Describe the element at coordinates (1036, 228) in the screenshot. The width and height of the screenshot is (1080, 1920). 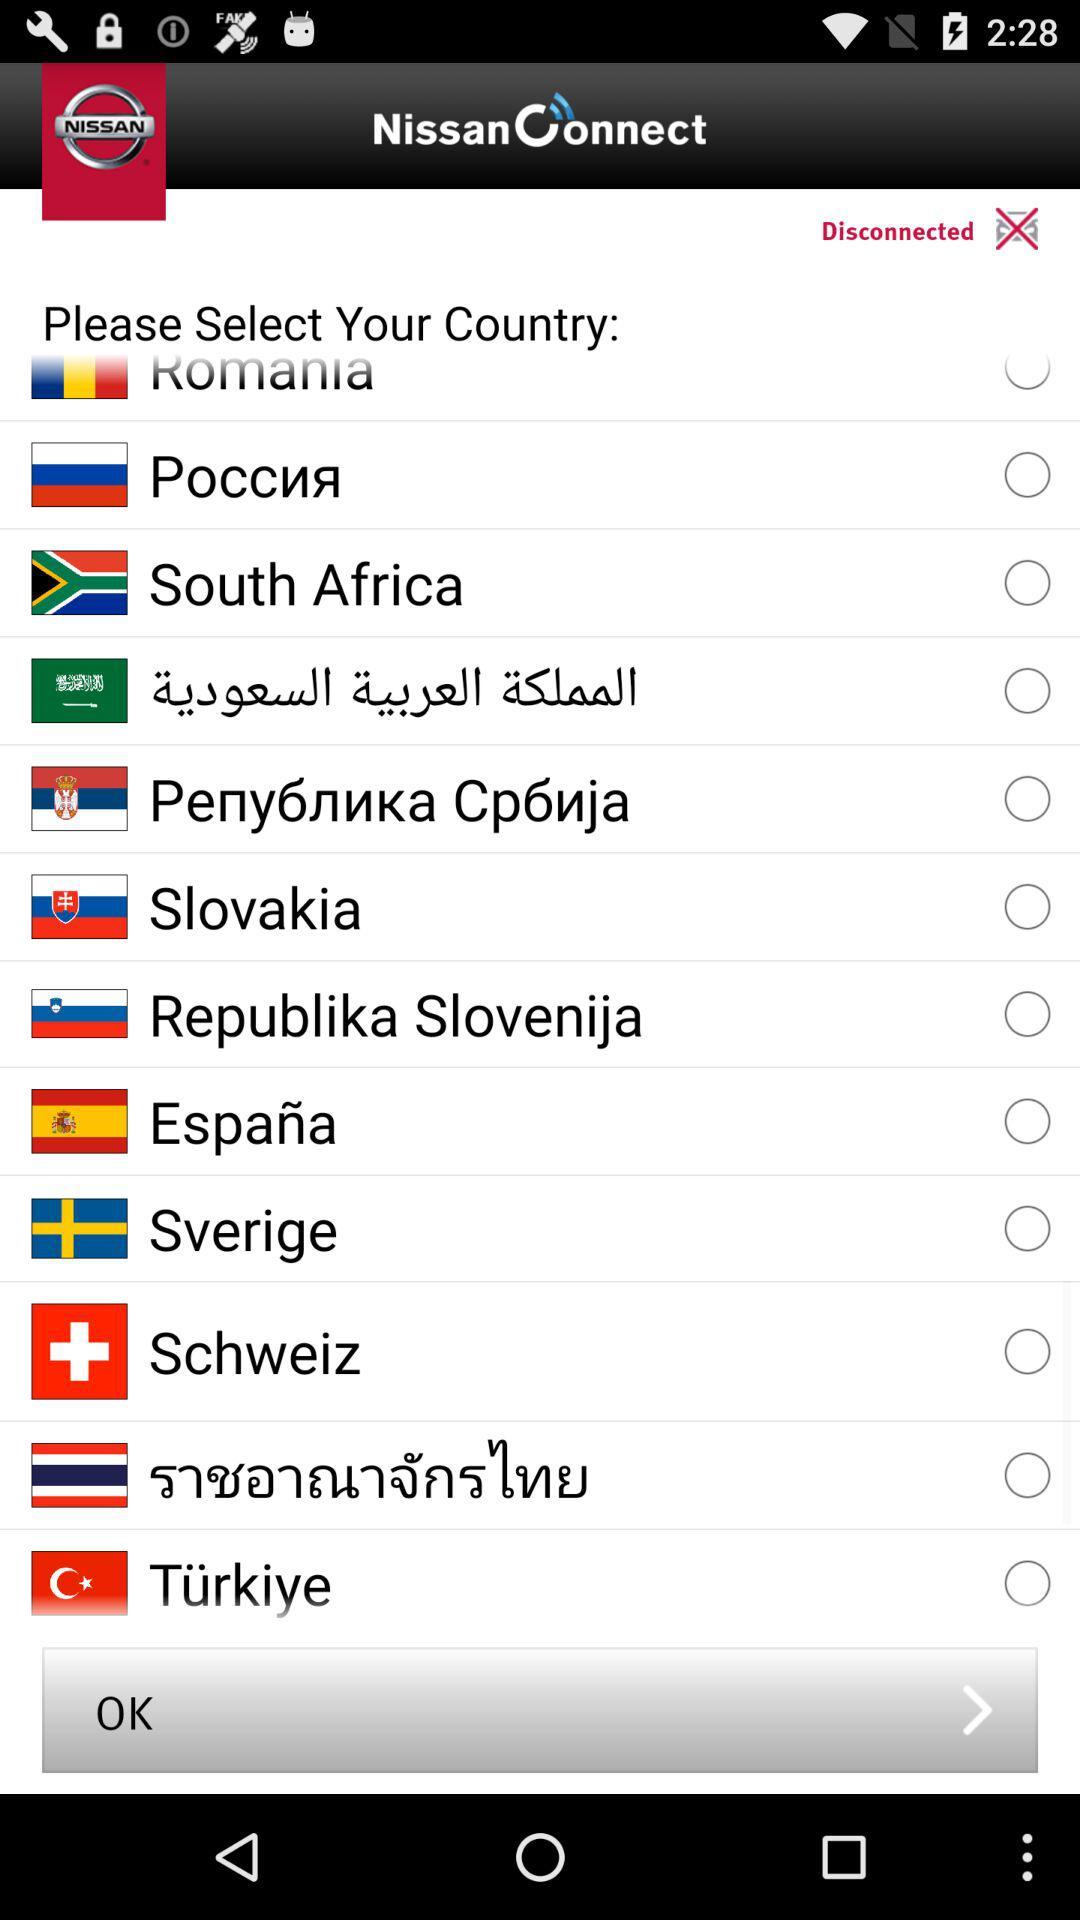
I see `the app above the please select your app` at that location.